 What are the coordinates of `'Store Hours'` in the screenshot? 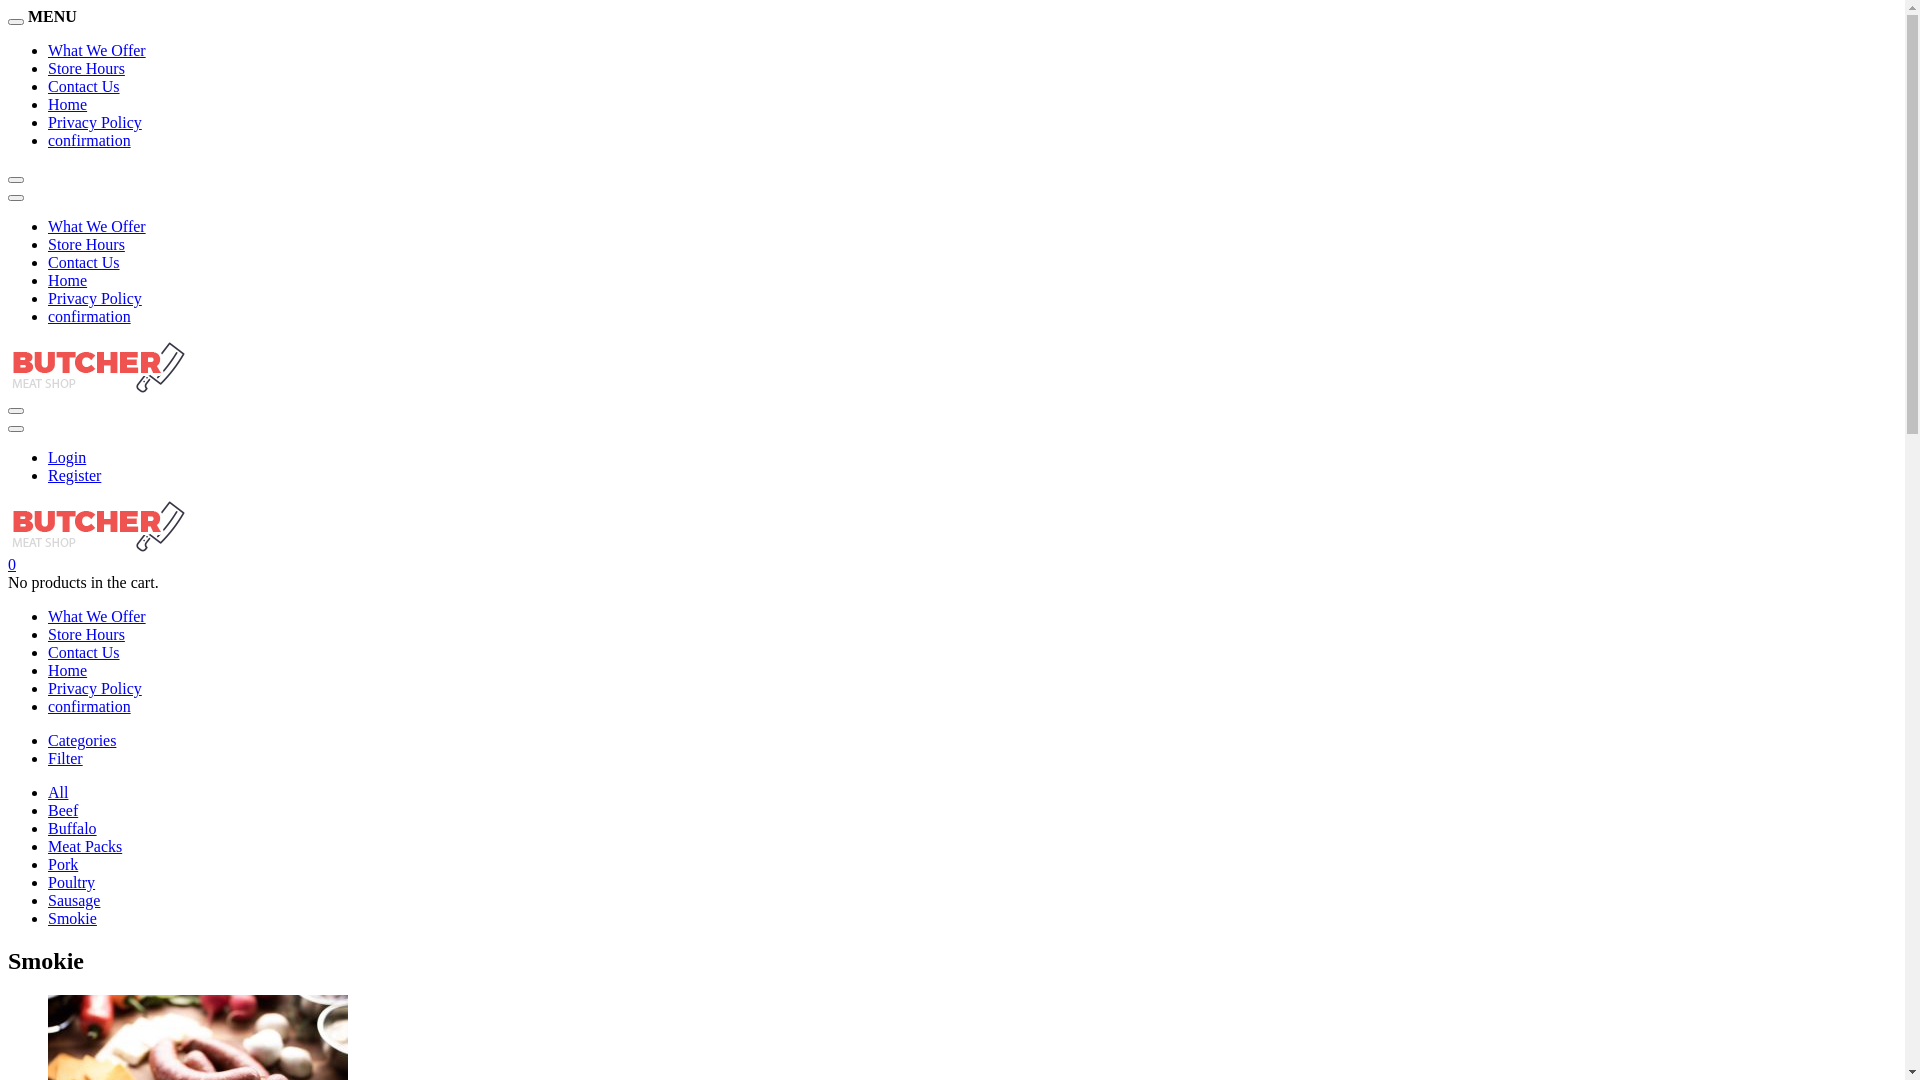 It's located at (85, 634).